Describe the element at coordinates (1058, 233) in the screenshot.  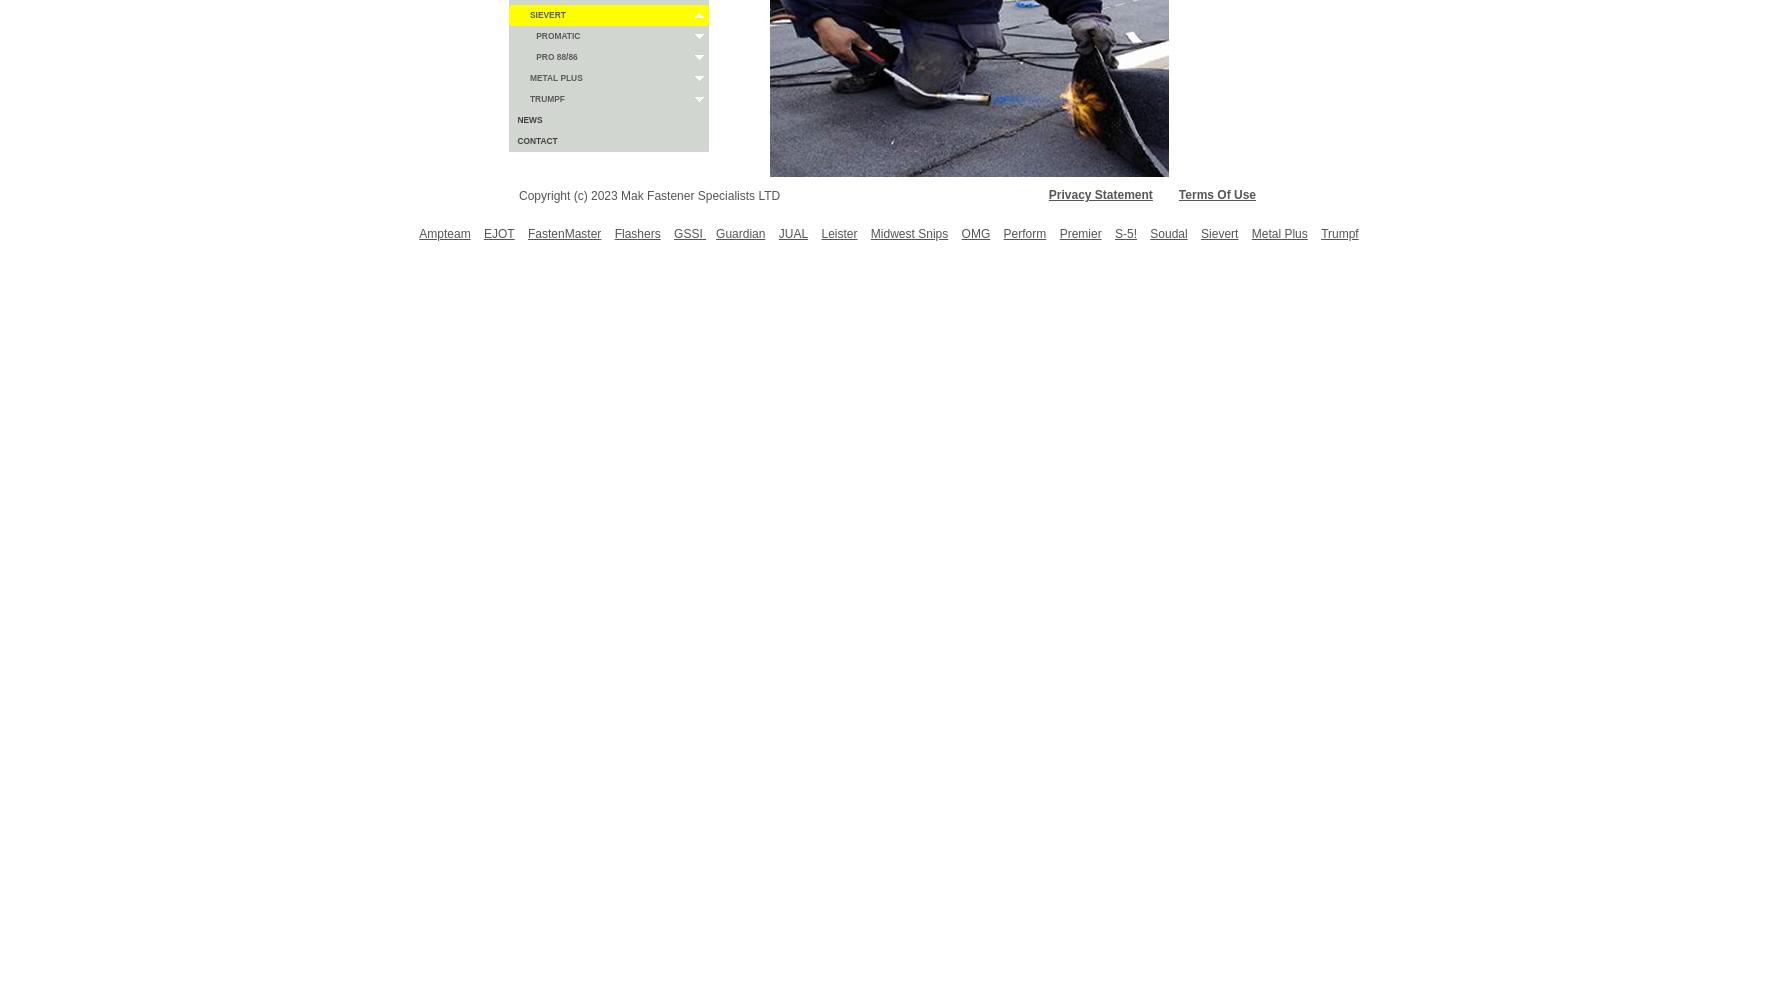
I see `'Premier'` at that location.